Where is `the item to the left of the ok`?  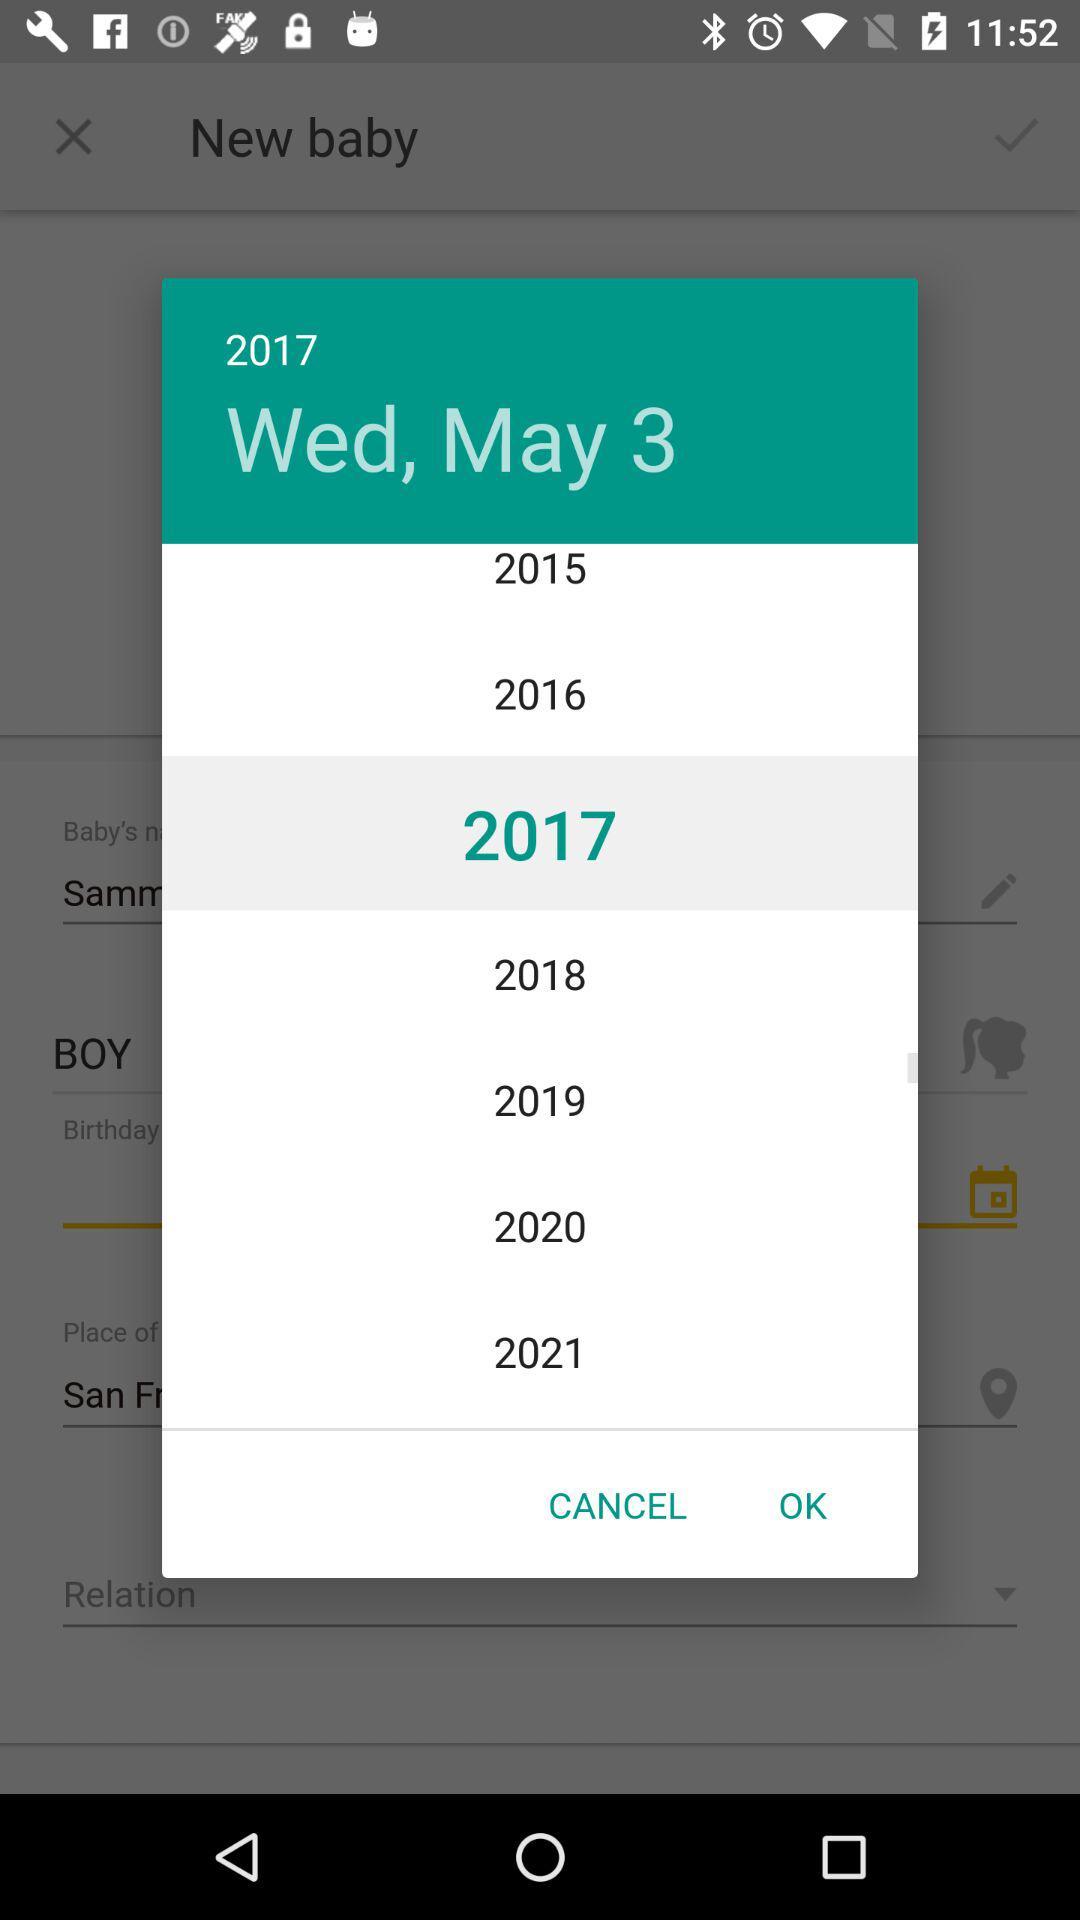
the item to the left of the ok is located at coordinates (616, 1504).